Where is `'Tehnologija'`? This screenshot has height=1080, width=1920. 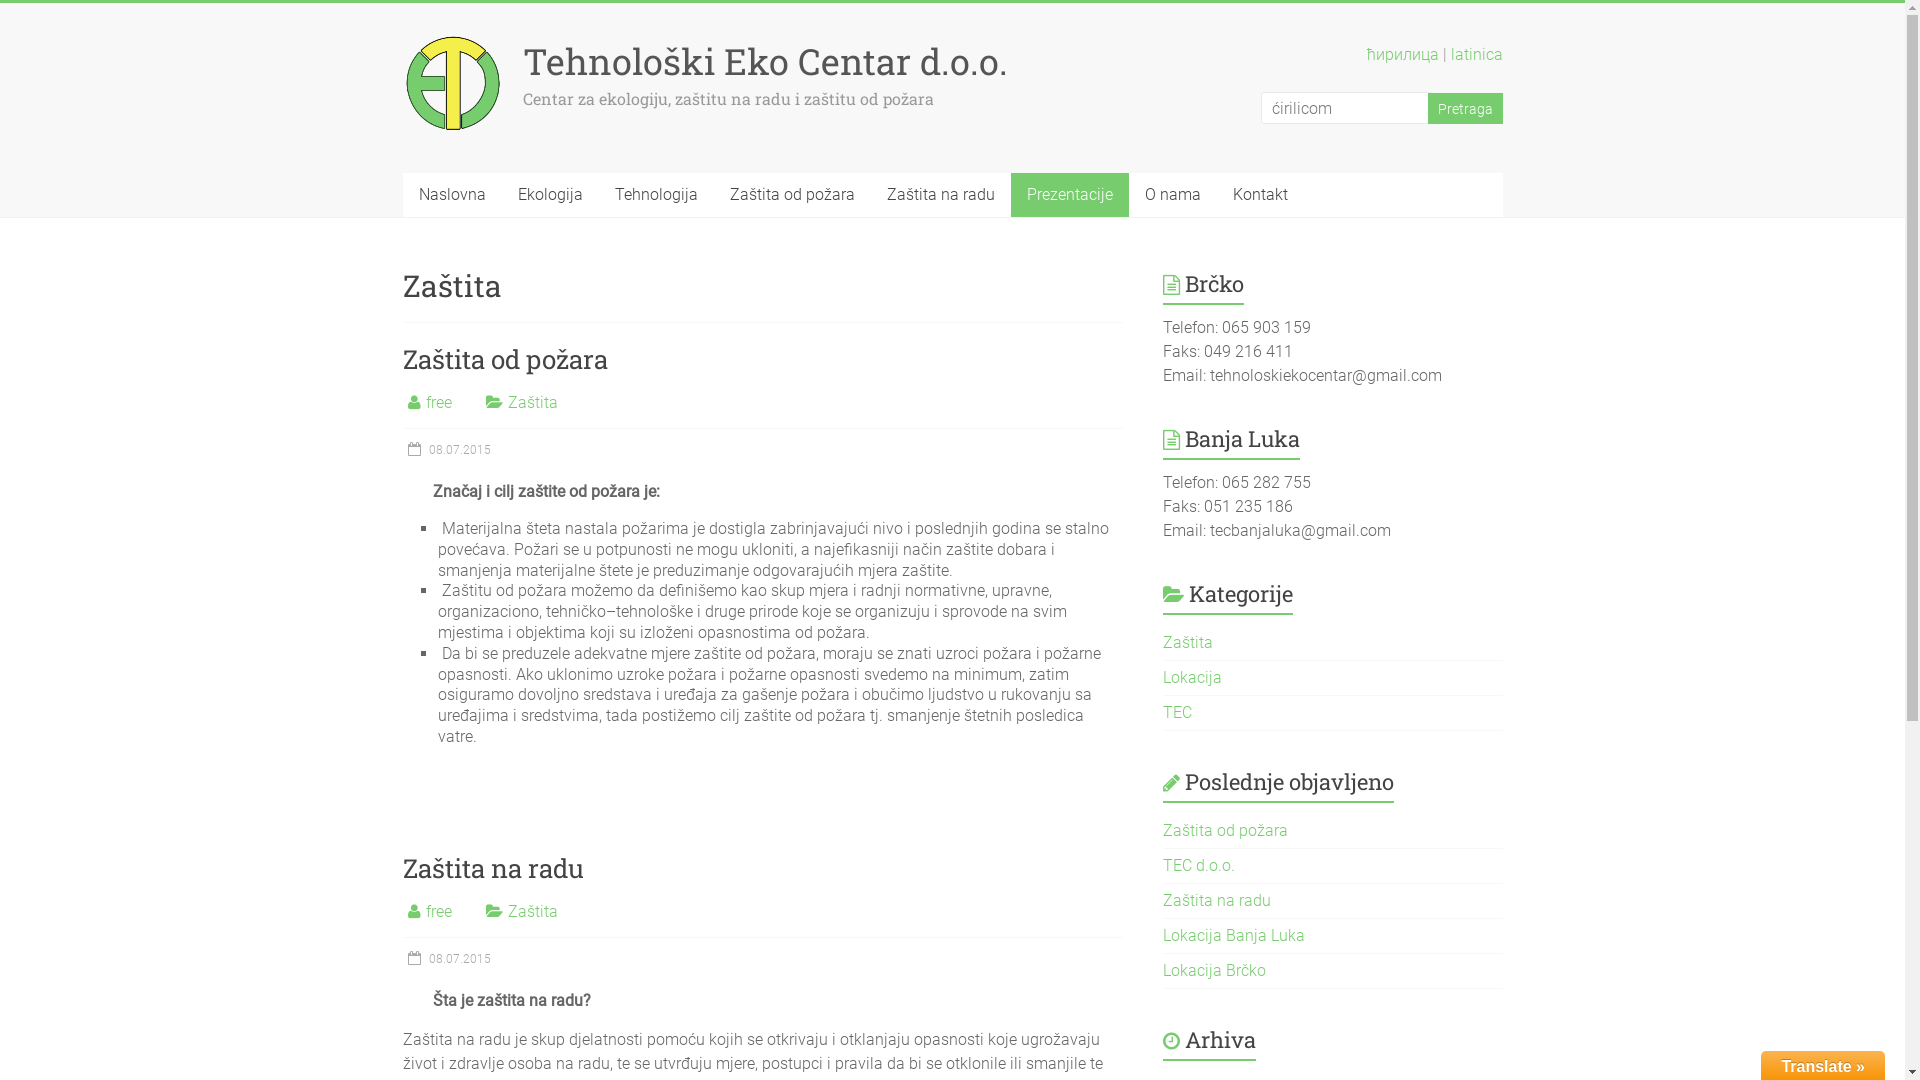 'Tehnologija' is located at coordinates (655, 195).